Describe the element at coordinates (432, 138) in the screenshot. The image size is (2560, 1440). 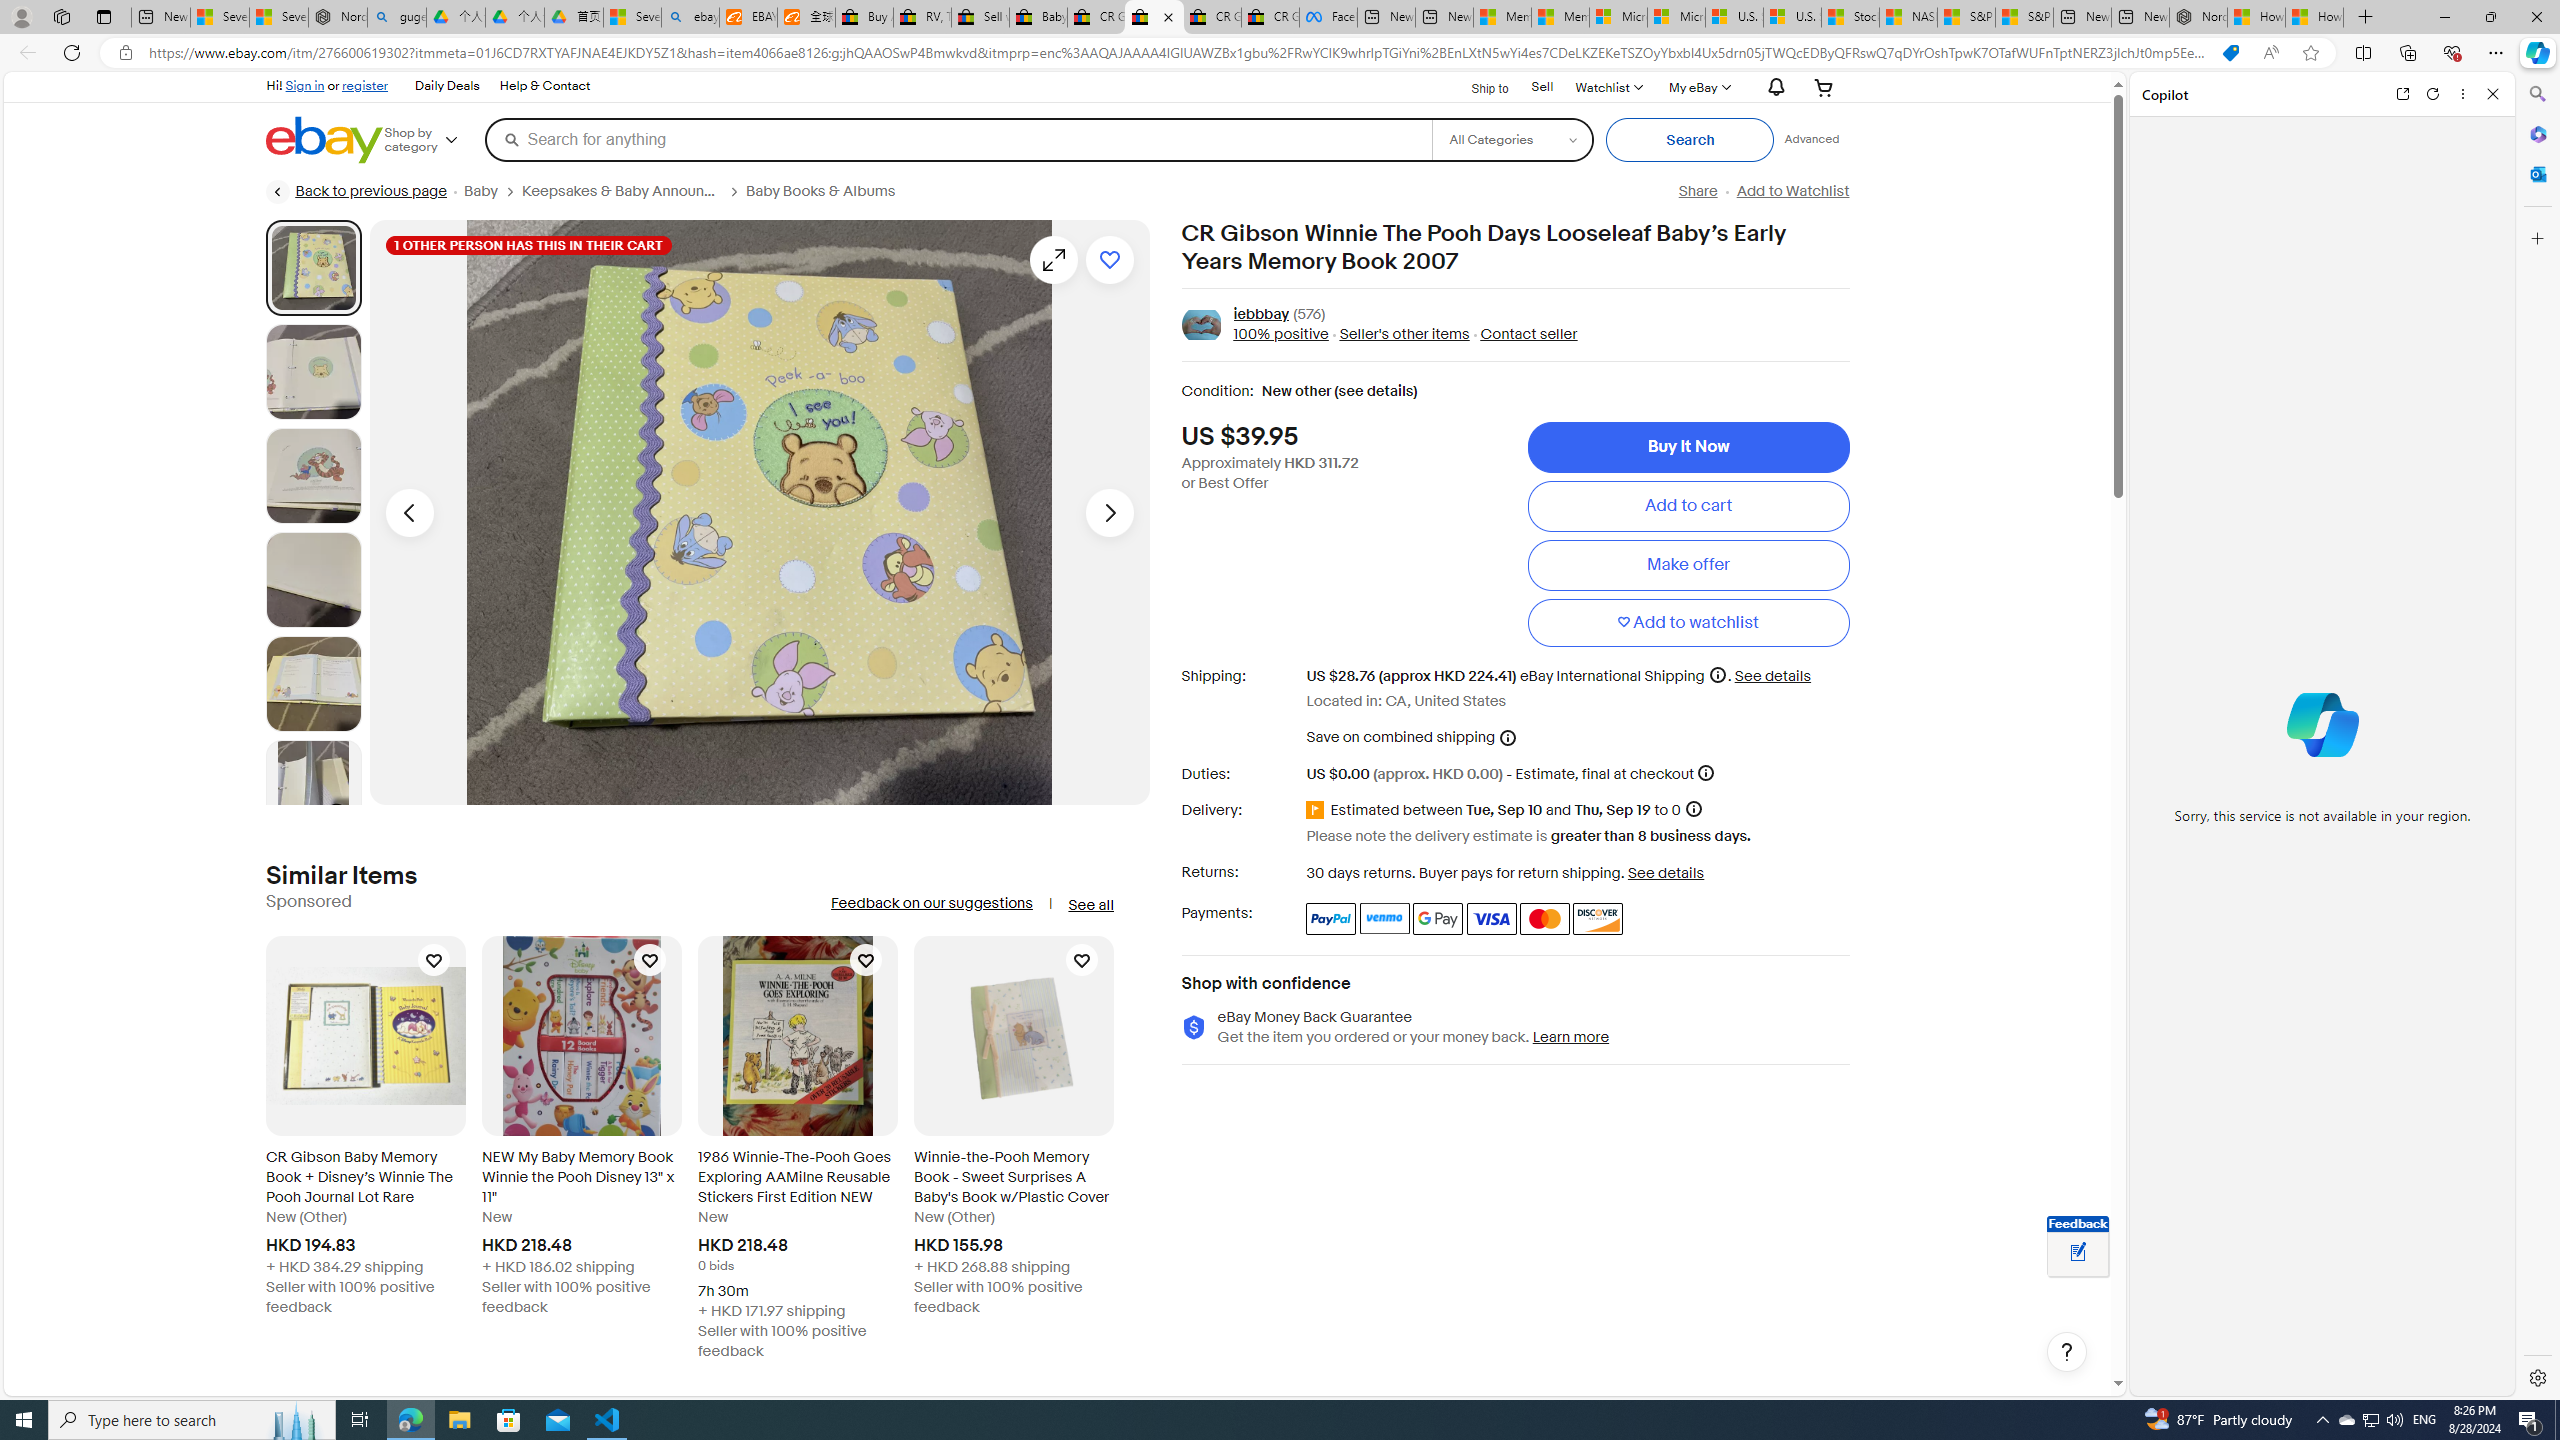
I see `'Shop by category'` at that location.